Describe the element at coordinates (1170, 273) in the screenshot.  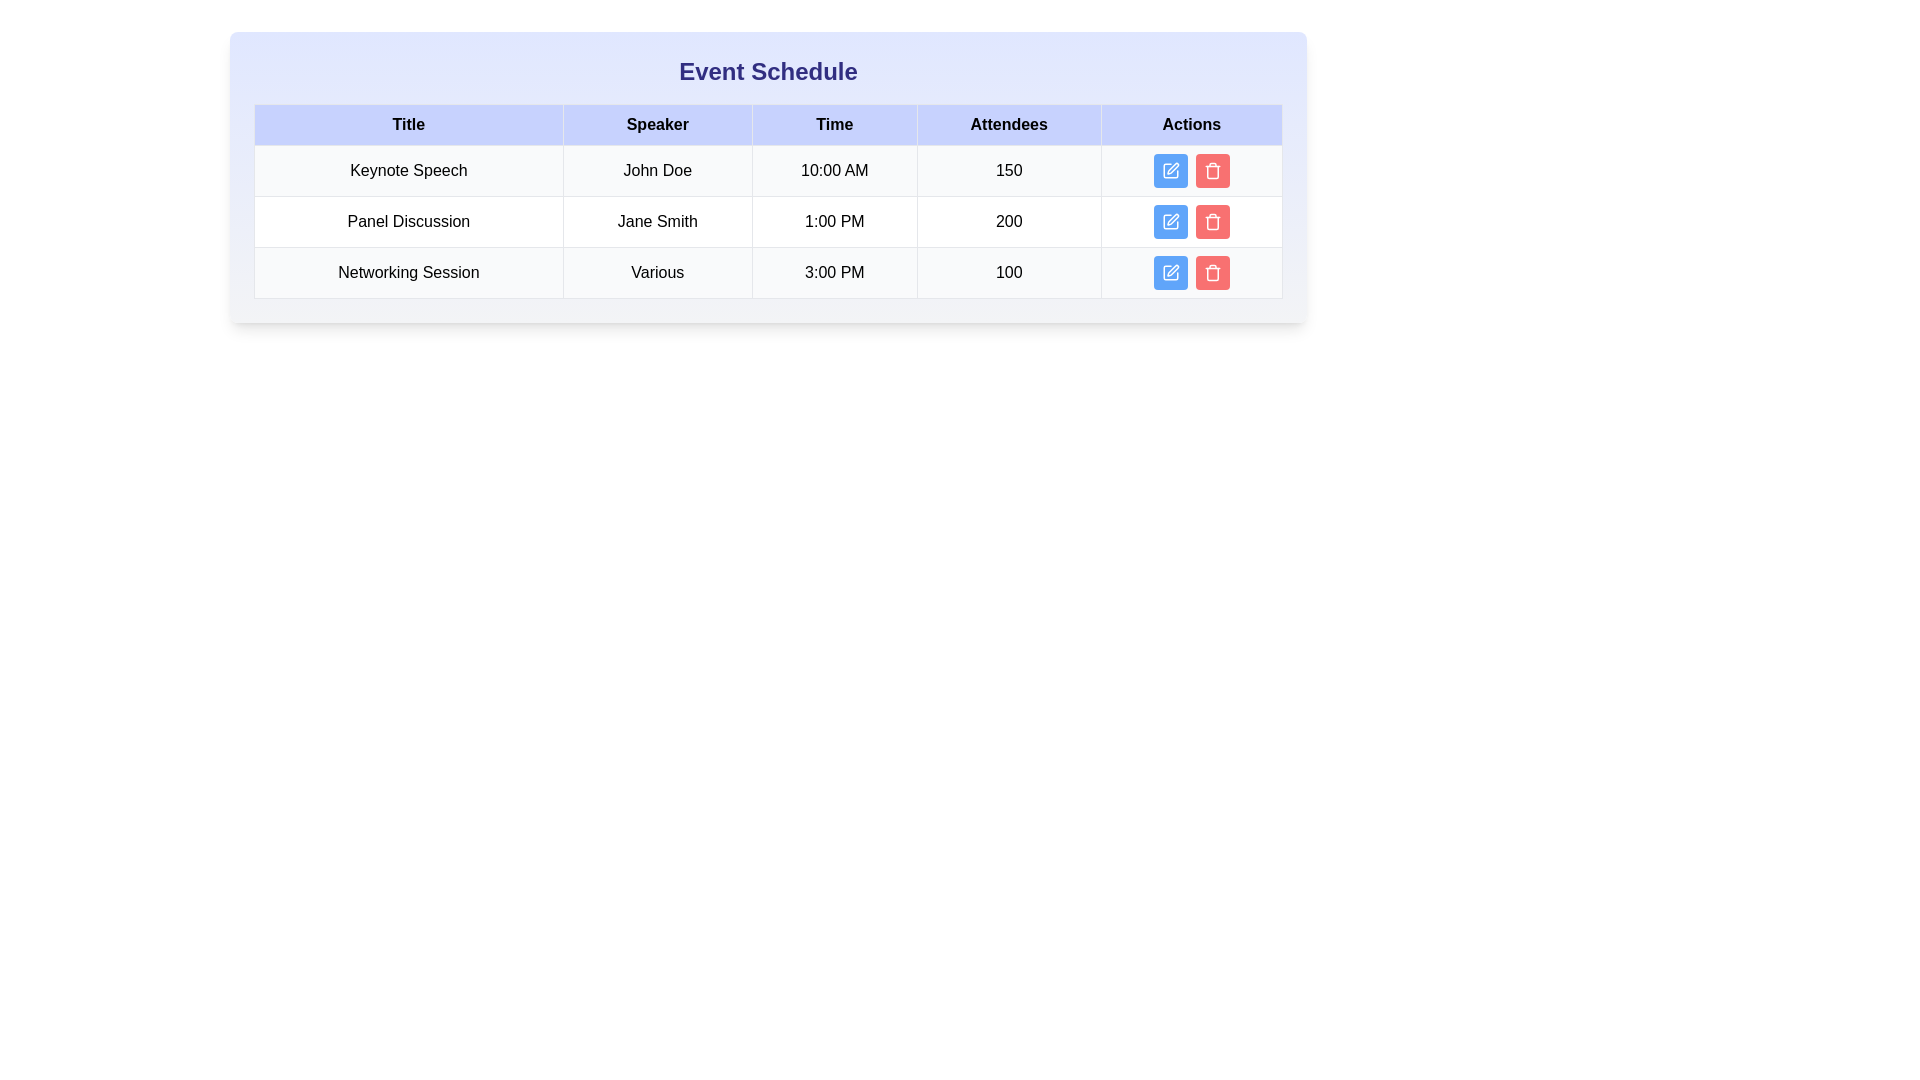
I see `the action button for the event titled Networking Session` at that location.